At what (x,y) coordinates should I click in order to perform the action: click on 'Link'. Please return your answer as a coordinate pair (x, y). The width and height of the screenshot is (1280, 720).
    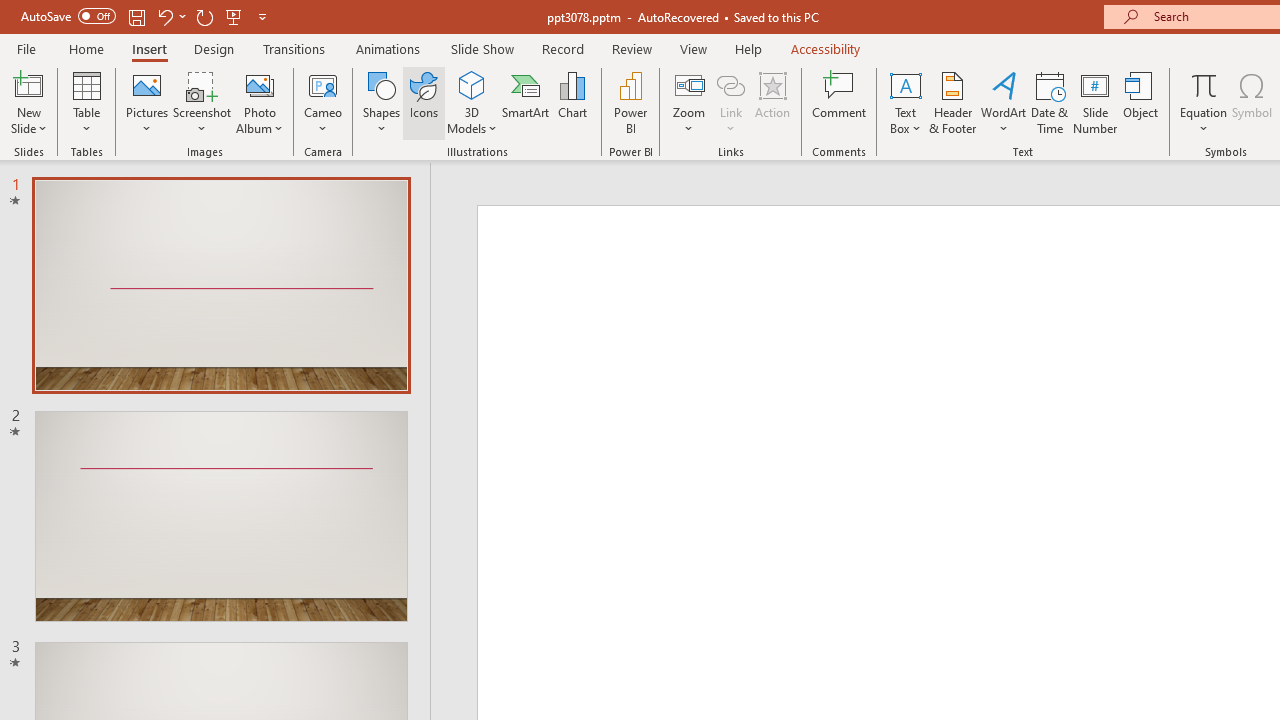
    Looking at the image, I should click on (730, 84).